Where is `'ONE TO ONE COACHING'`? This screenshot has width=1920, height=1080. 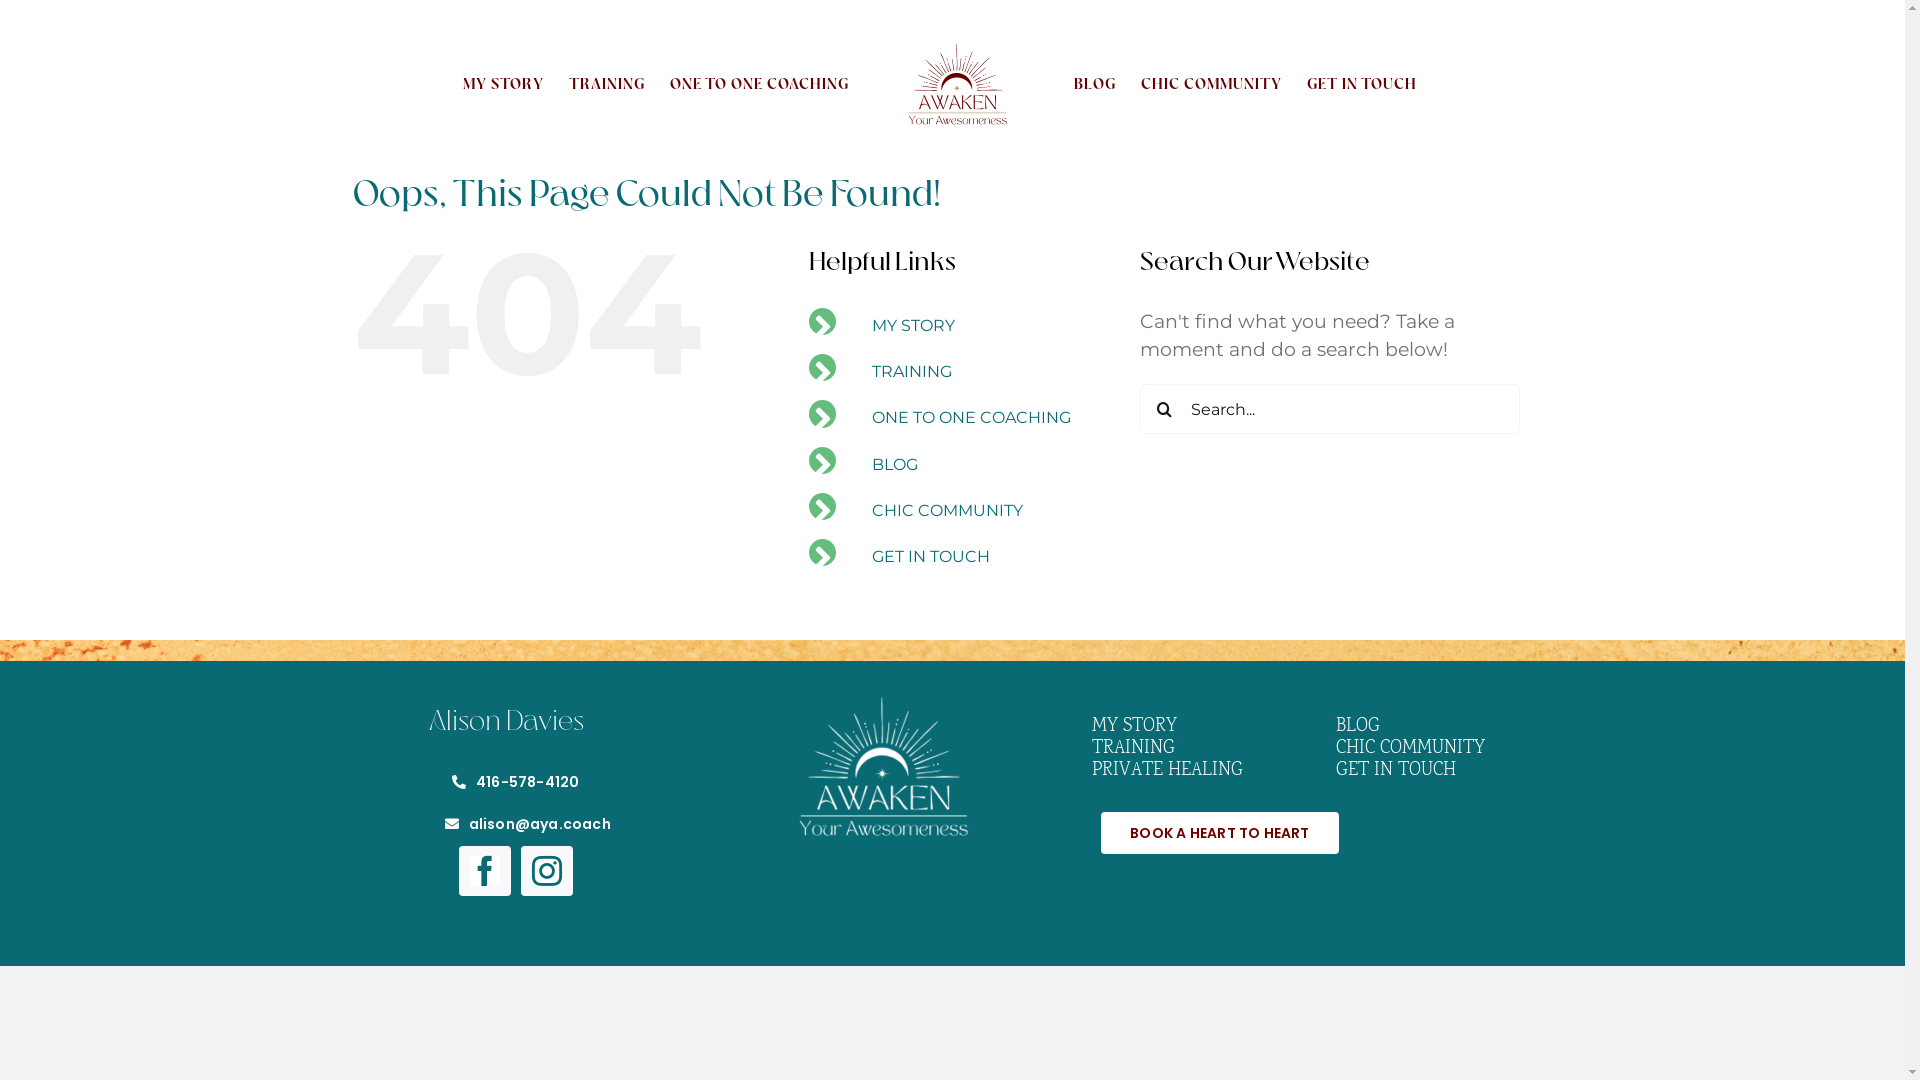
'ONE TO ONE COACHING' is located at coordinates (758, 80).